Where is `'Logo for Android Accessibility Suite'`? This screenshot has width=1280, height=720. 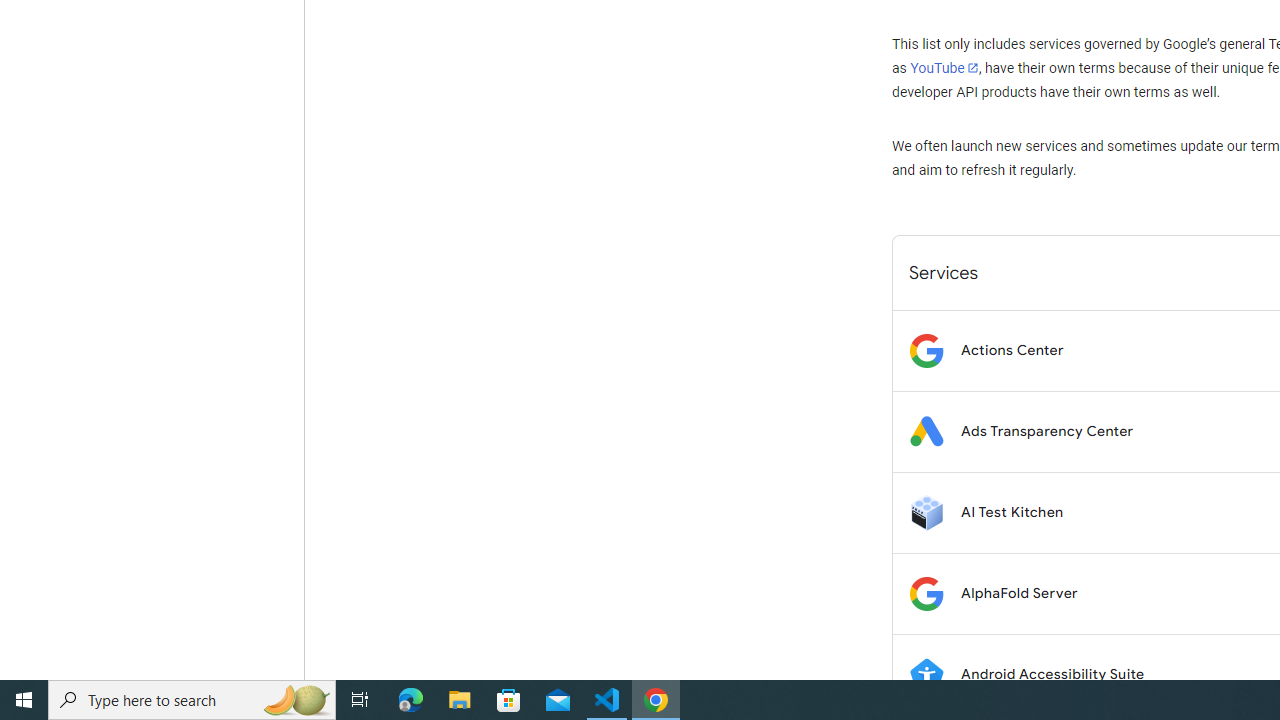
'Logo for Android Accessibility Suite' is located at coordinates (925, 674).